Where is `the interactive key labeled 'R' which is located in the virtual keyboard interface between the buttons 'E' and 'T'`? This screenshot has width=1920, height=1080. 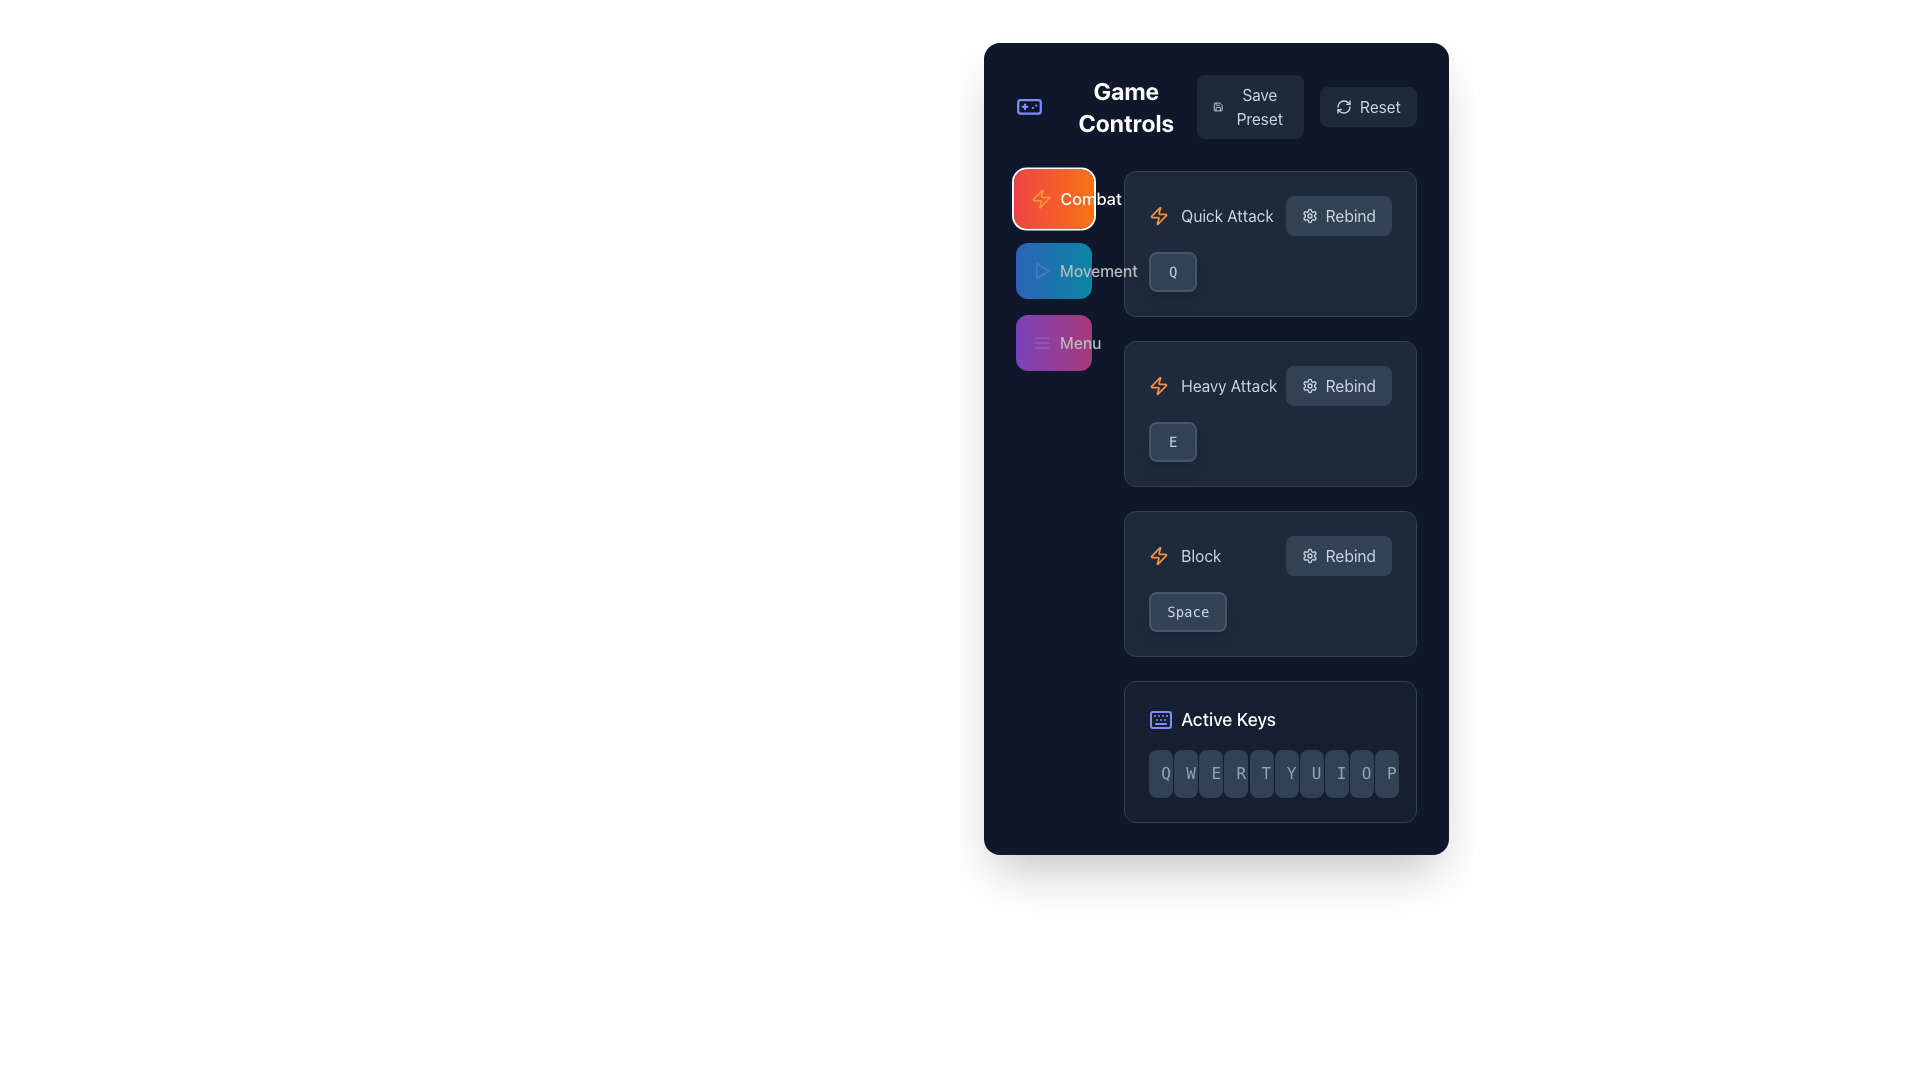
the interactive key labeled 'R' which is located in the virtual keyboard interface between the buttons 'E' and 'T' is located at coordinates (1235, 773).